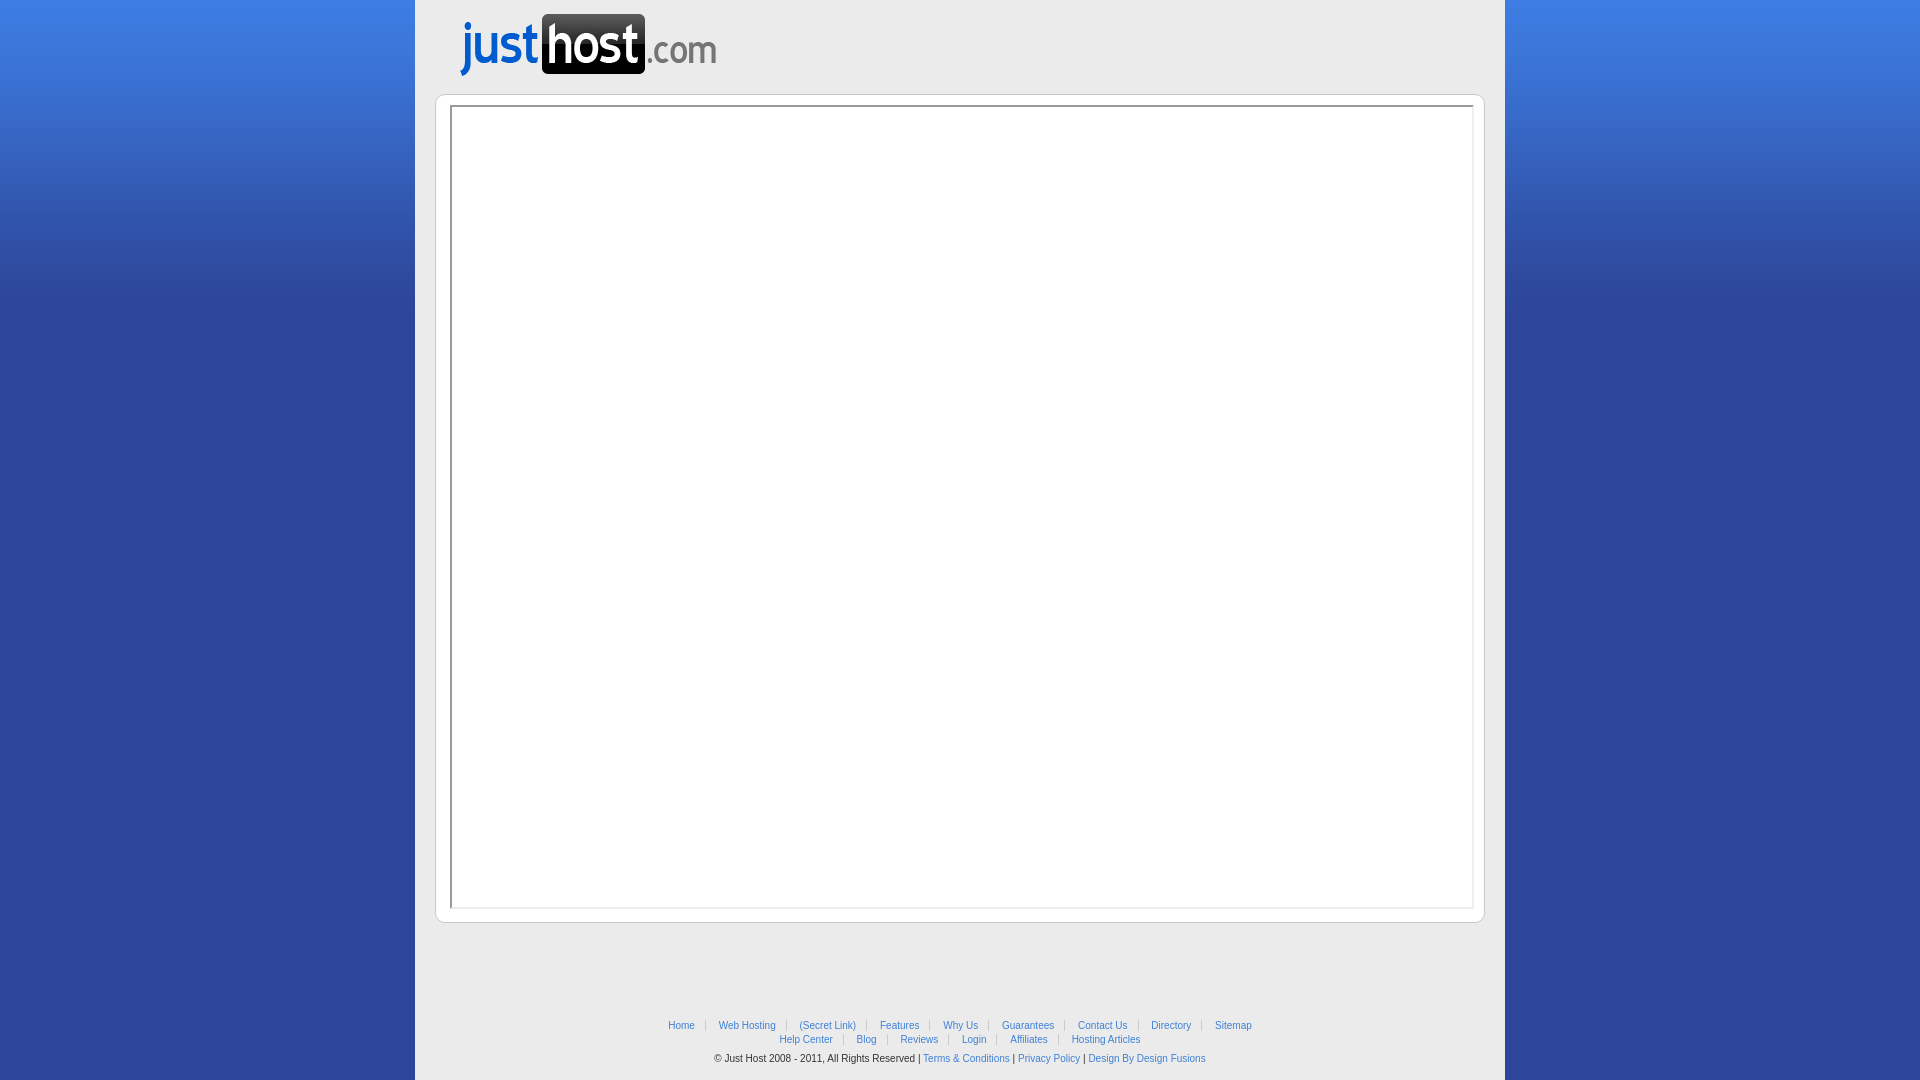 The height and width of the screenshot is (1080, 1920). I want to click on 'Blog', so click(867, 1038).